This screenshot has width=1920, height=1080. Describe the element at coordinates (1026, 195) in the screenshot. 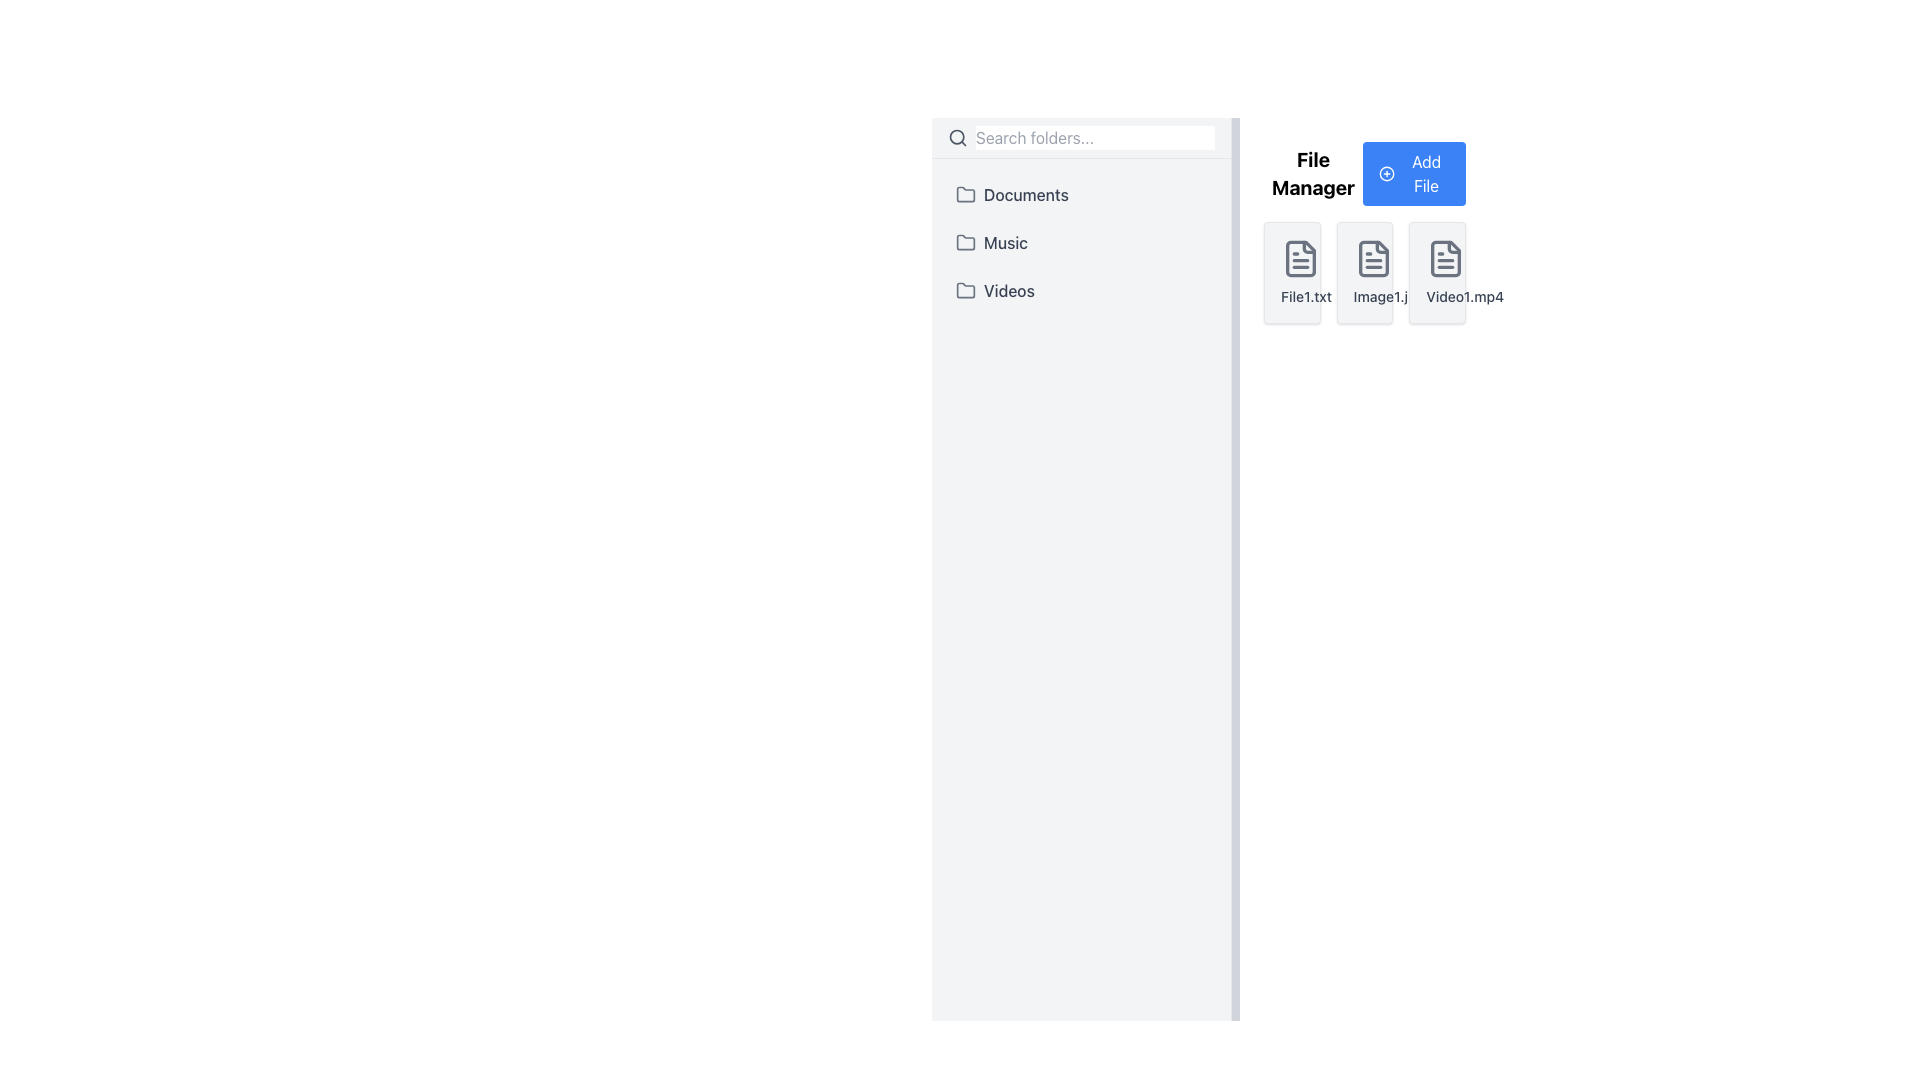

I see `the 'Documents' text label in the left sidebar, which is the first item in a vertical list of items, located near the upper portion of the sidebar` at that location.